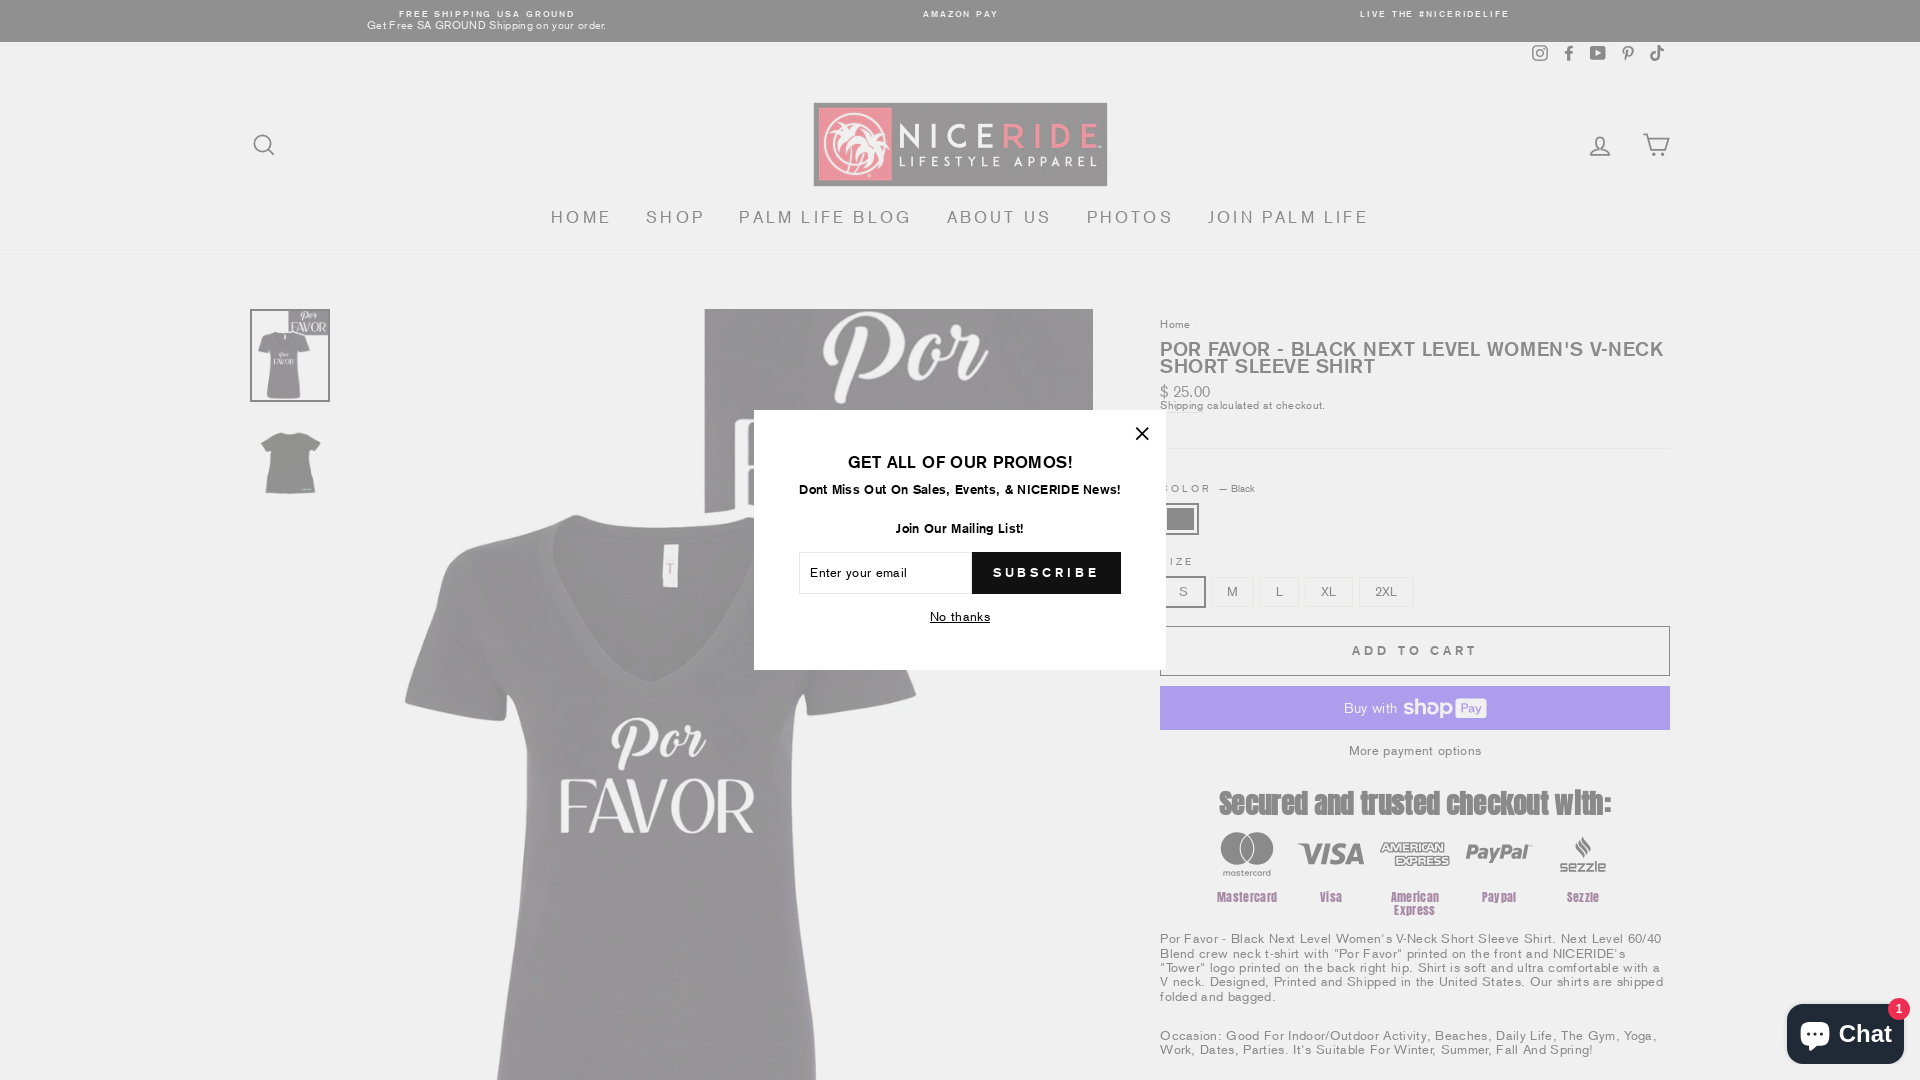  What do you see at coordinates (1414, 651) in the screenshot?
I see `'ADD TO CART'` at bounding box center [1414, 651].